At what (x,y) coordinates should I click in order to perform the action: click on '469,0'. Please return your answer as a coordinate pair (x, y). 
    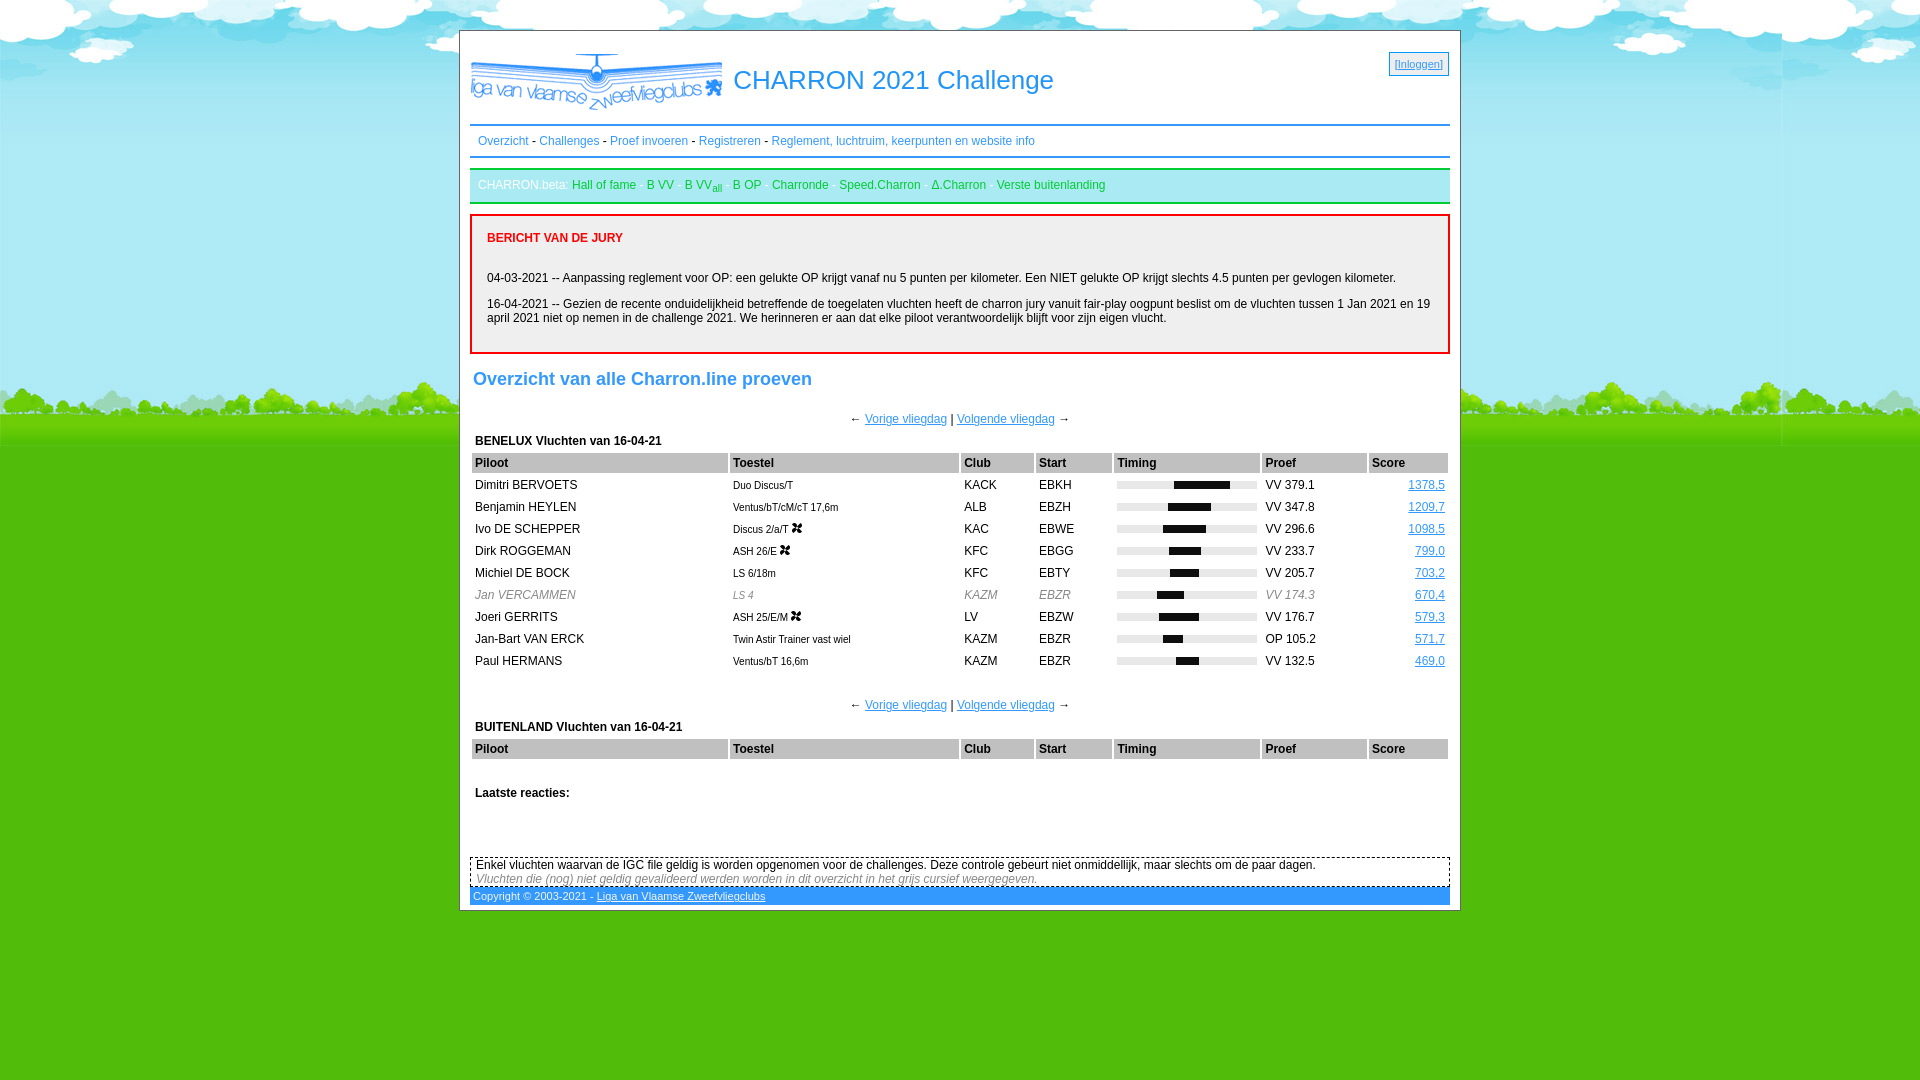
    Looking at the image, I should click on (1429, 660).